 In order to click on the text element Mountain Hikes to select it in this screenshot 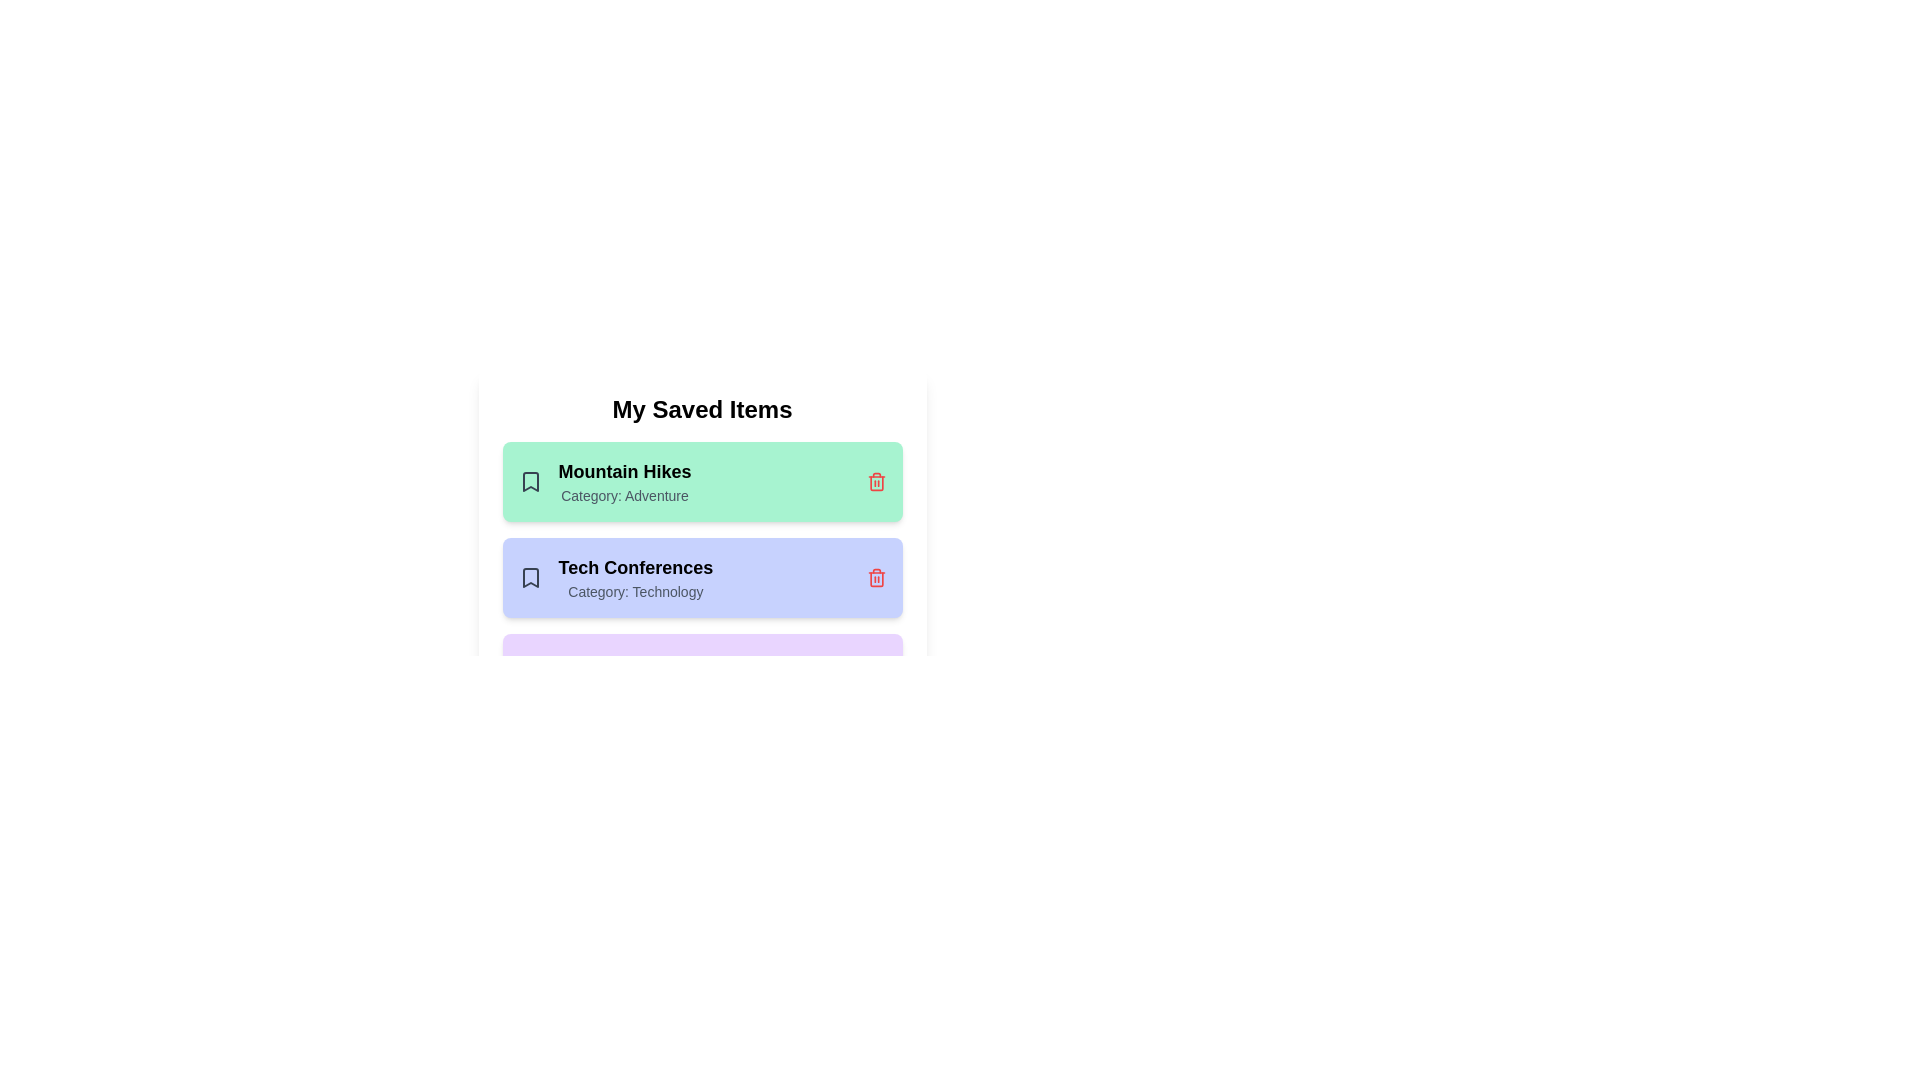, I will do `click(623, 471)`.